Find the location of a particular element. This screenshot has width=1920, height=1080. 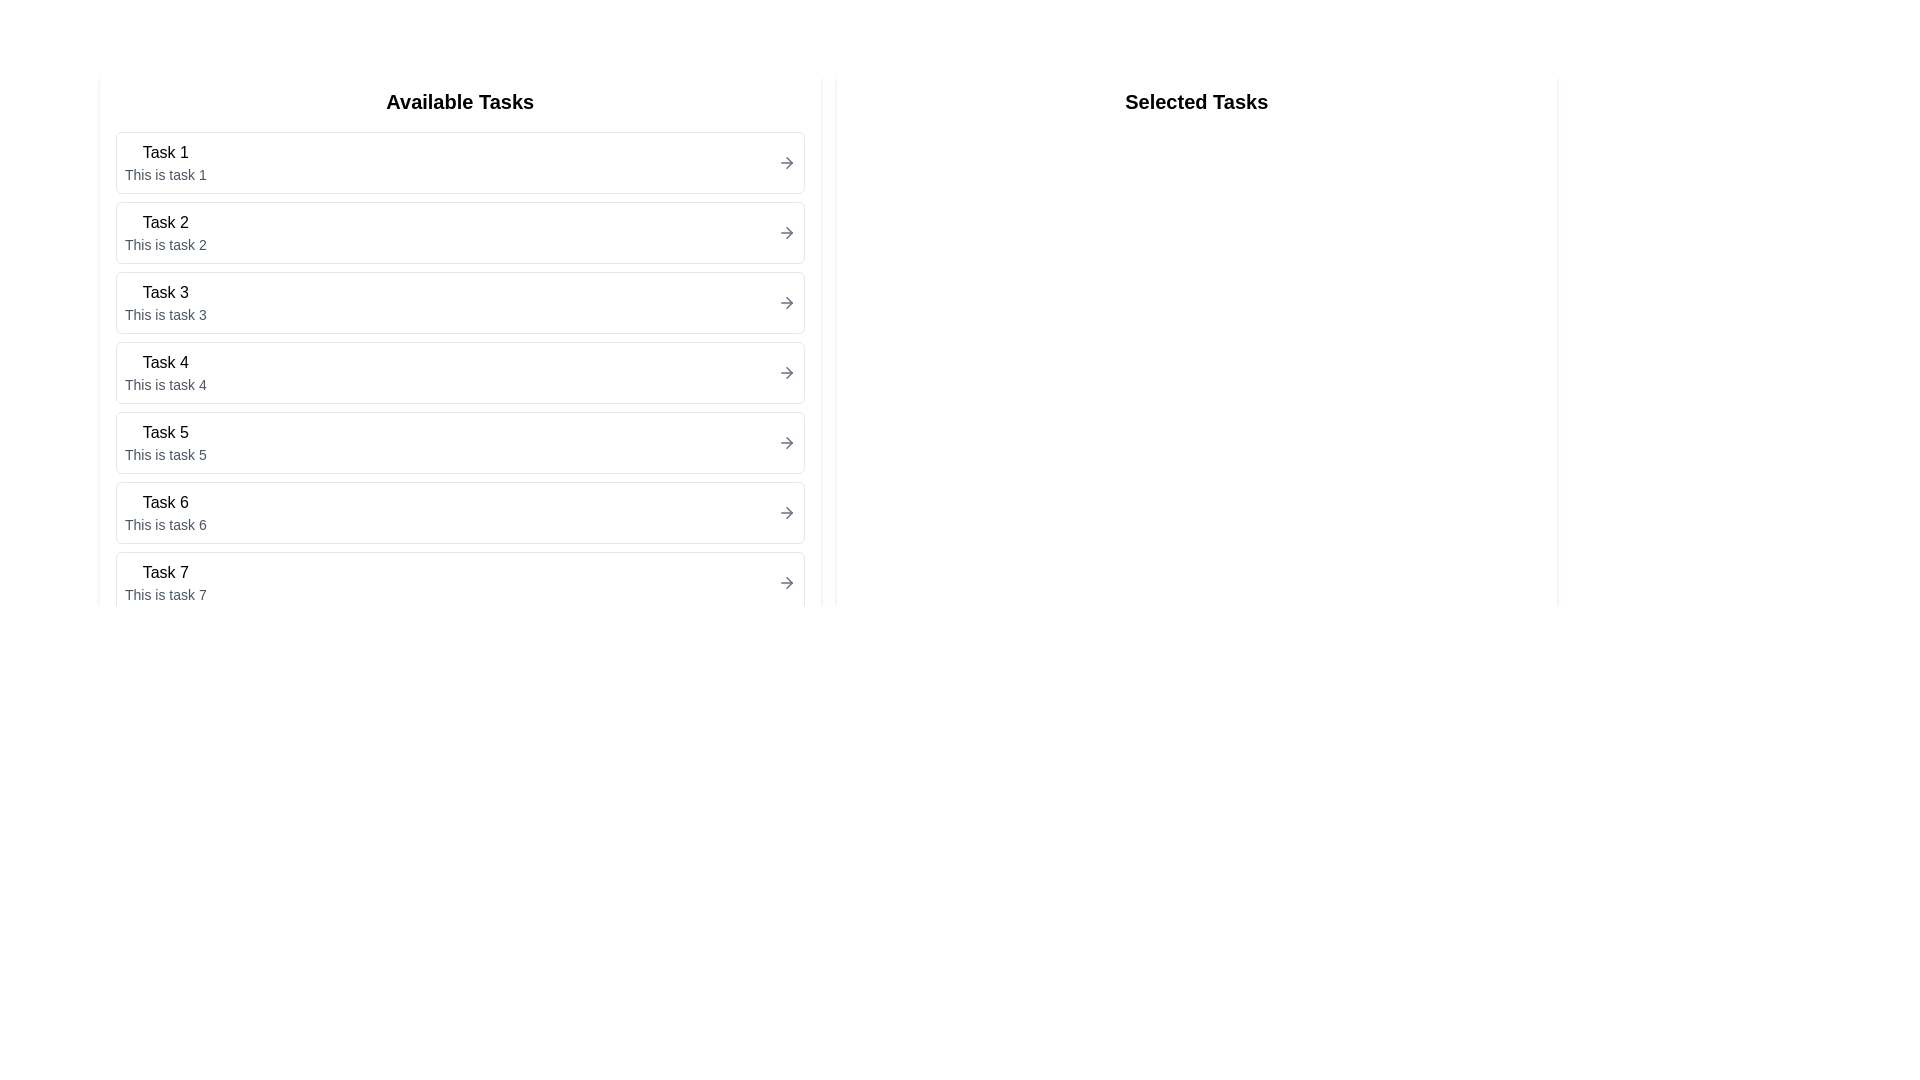

the right-pointing arrow icon styled in gray, located at the right end of the task card titled 'Task 7 This is task 7' is located at coordinates (785, 582).